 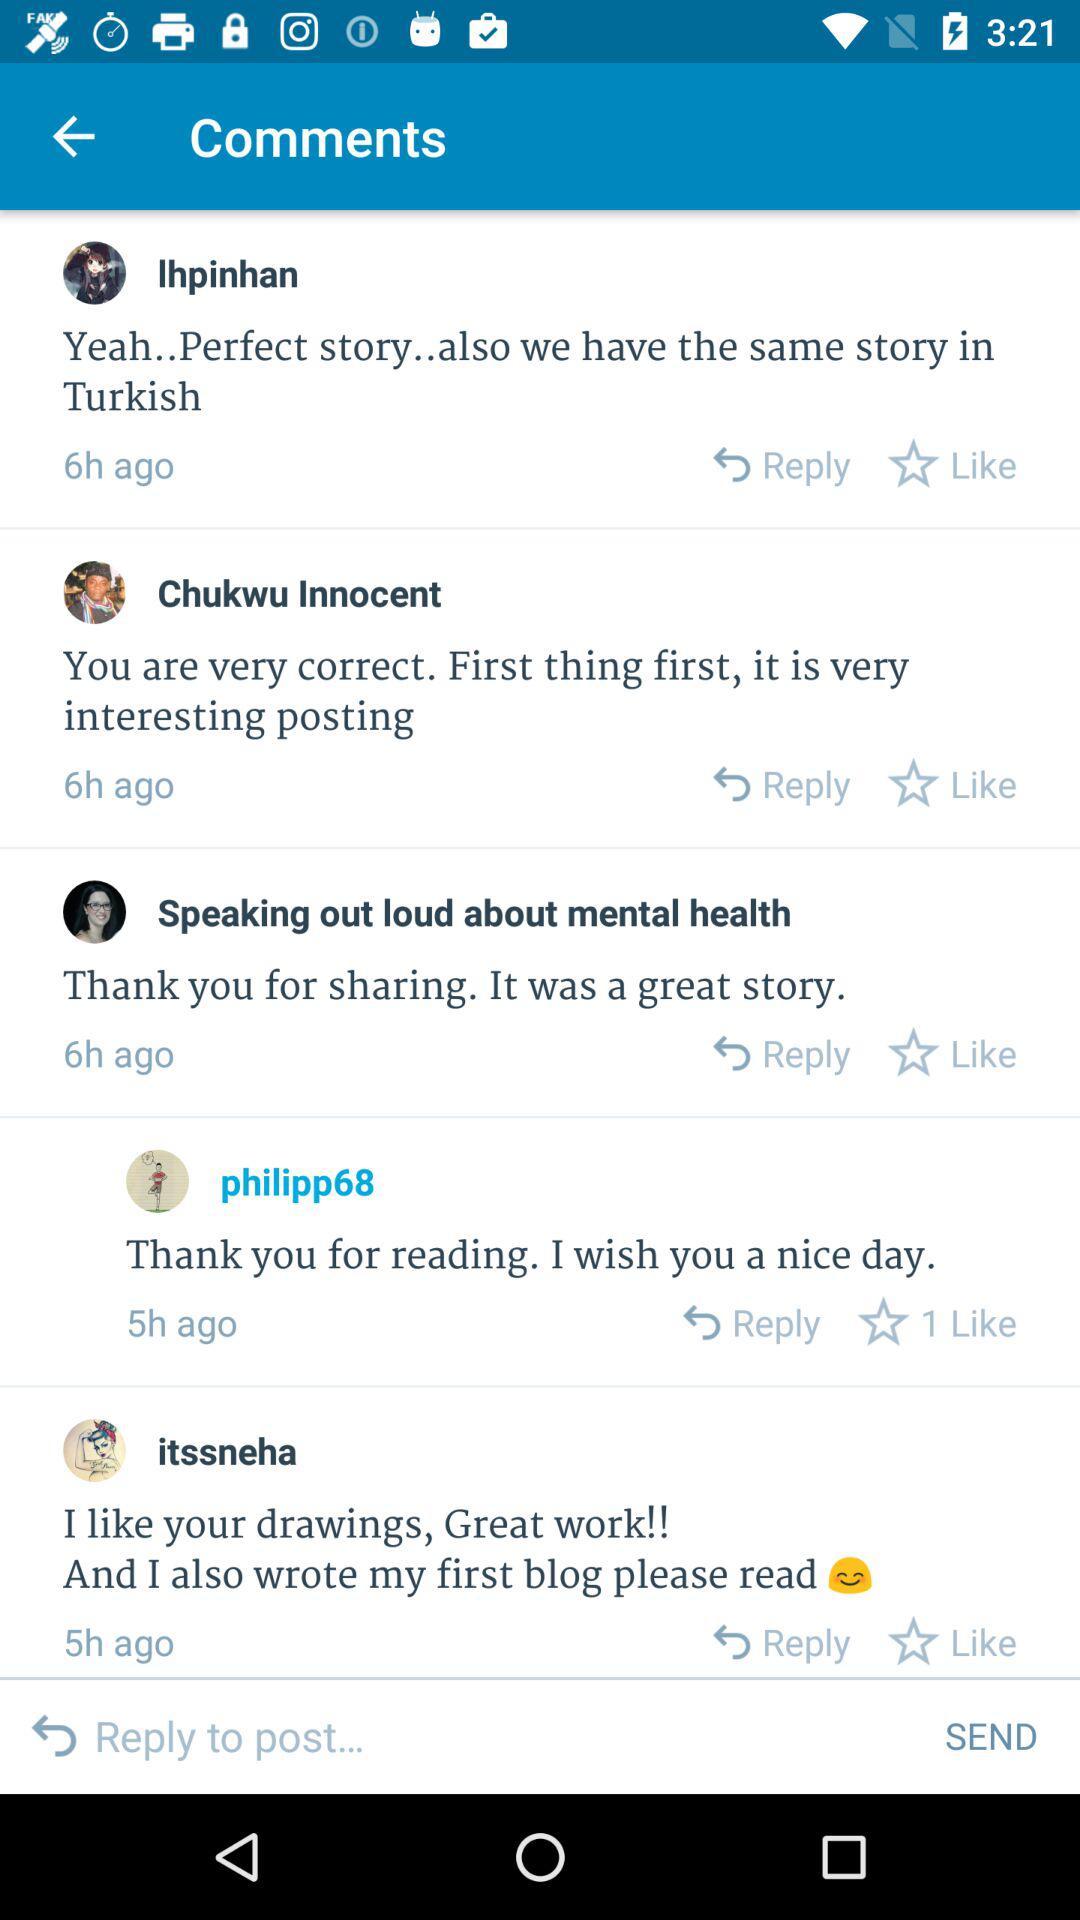 What do you see at coordinates (730, 1641) in the screenshot?
I see `go back` at bounding box center [730, 1641].